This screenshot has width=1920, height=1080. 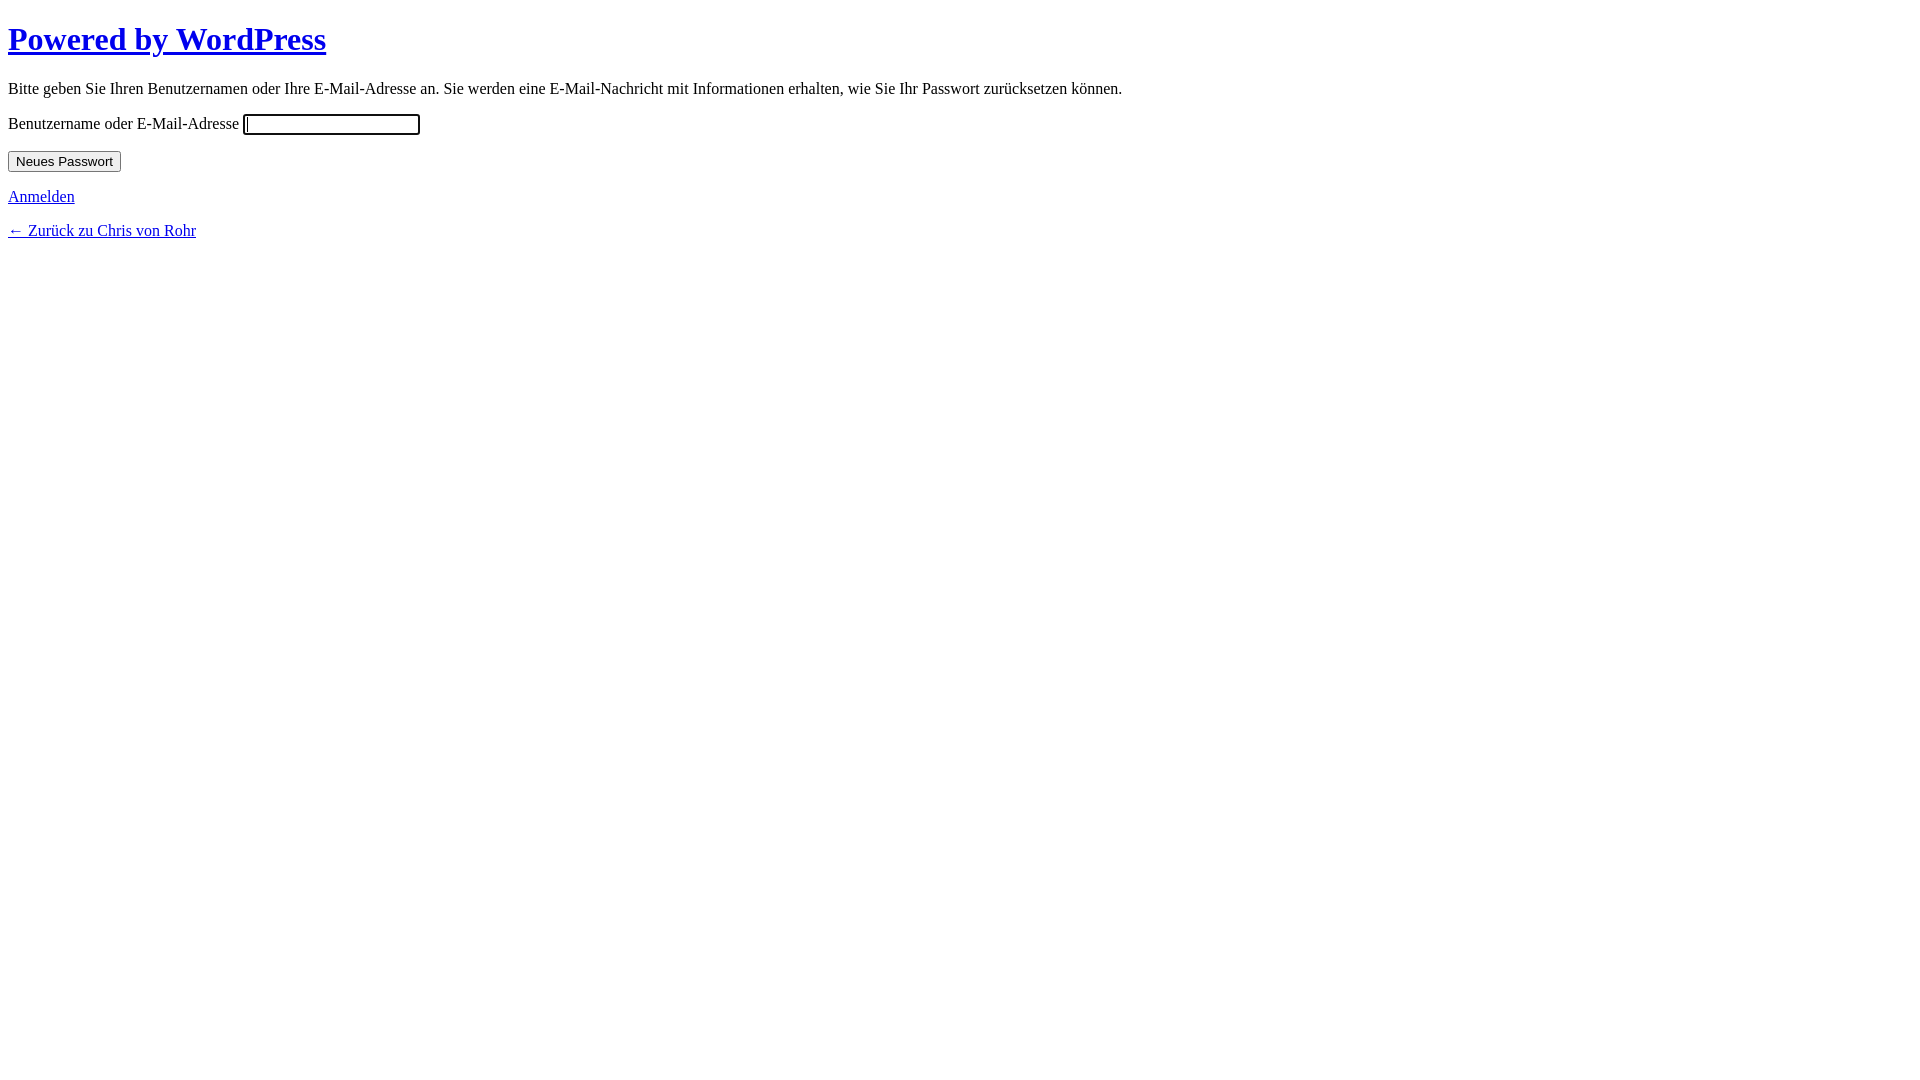 I want to click on 'Neues Passwort', so click(x=64, y=160).